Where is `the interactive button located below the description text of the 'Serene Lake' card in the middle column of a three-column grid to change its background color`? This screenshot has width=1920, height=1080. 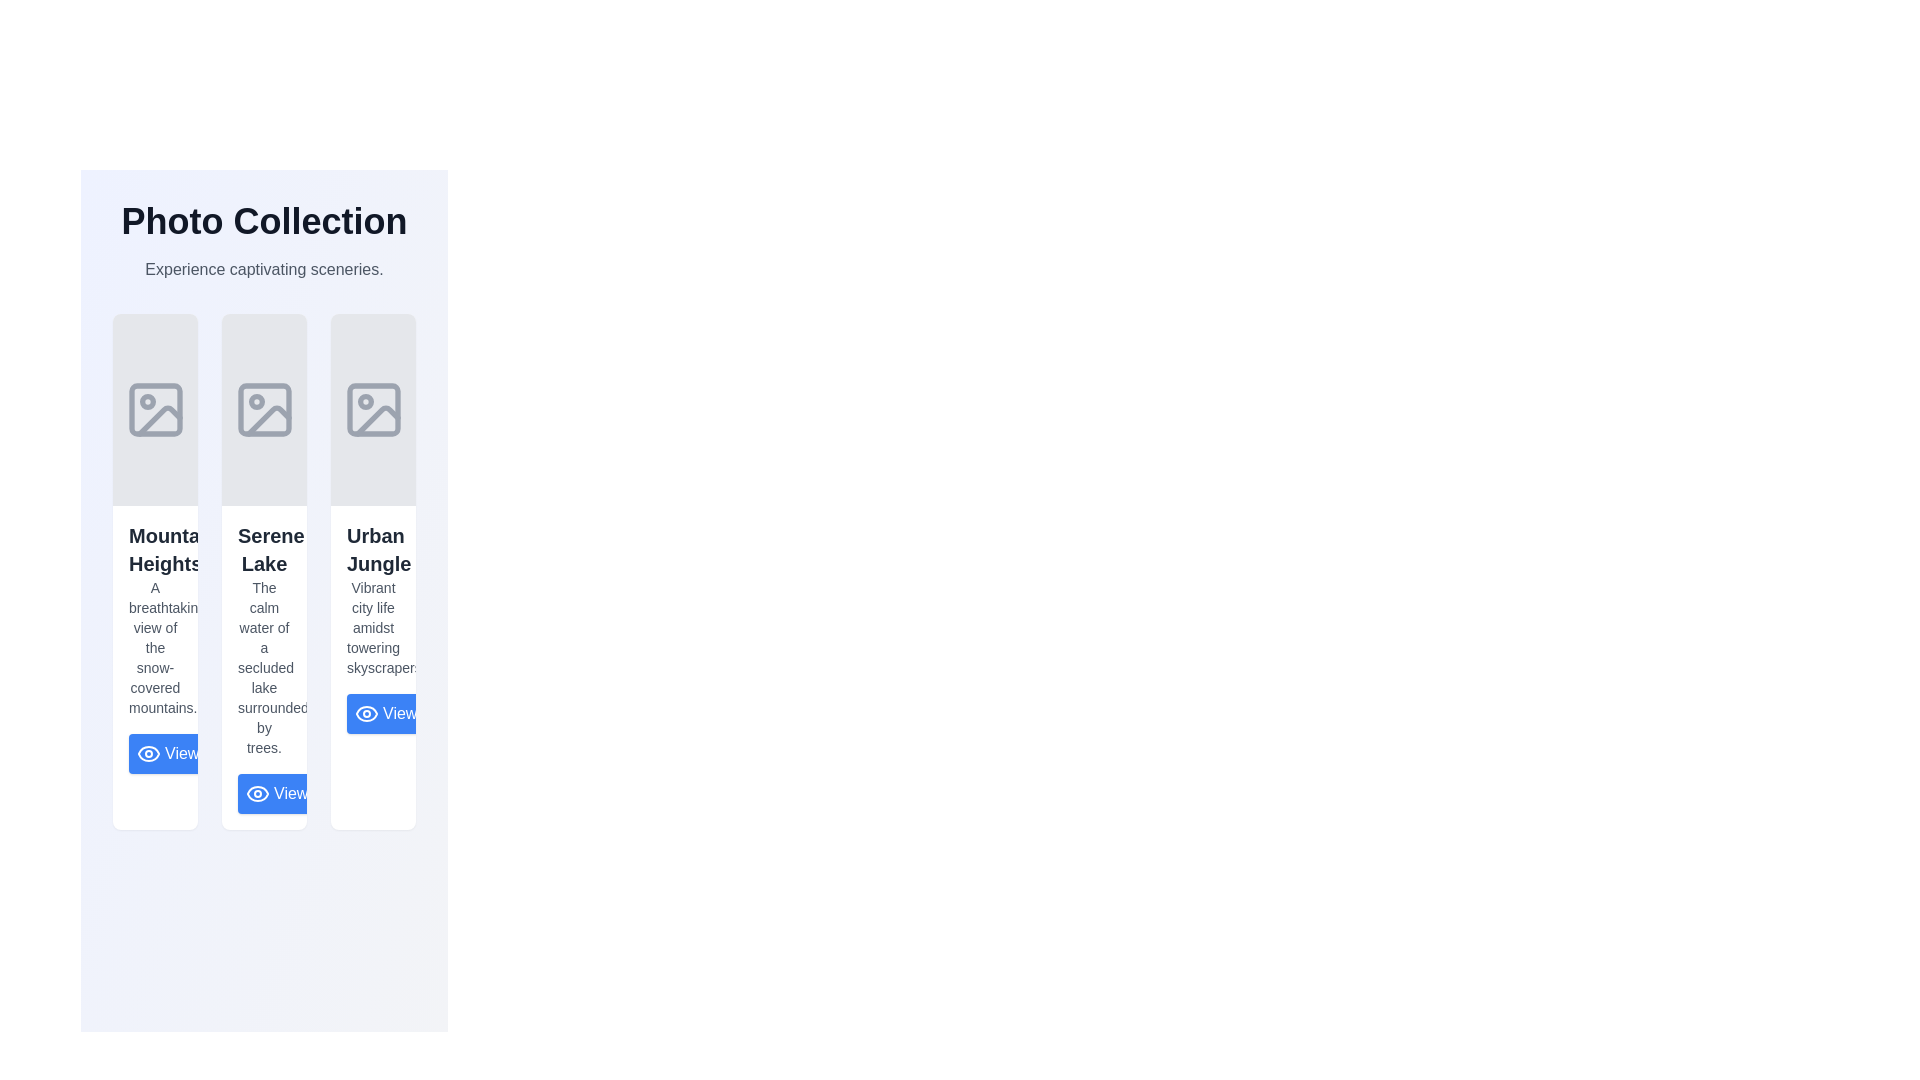 the interactive button located below the description text of the 'Serene Lake' card in the middle column of a three-column grid to change its background color is located at coordinates (263, 793).